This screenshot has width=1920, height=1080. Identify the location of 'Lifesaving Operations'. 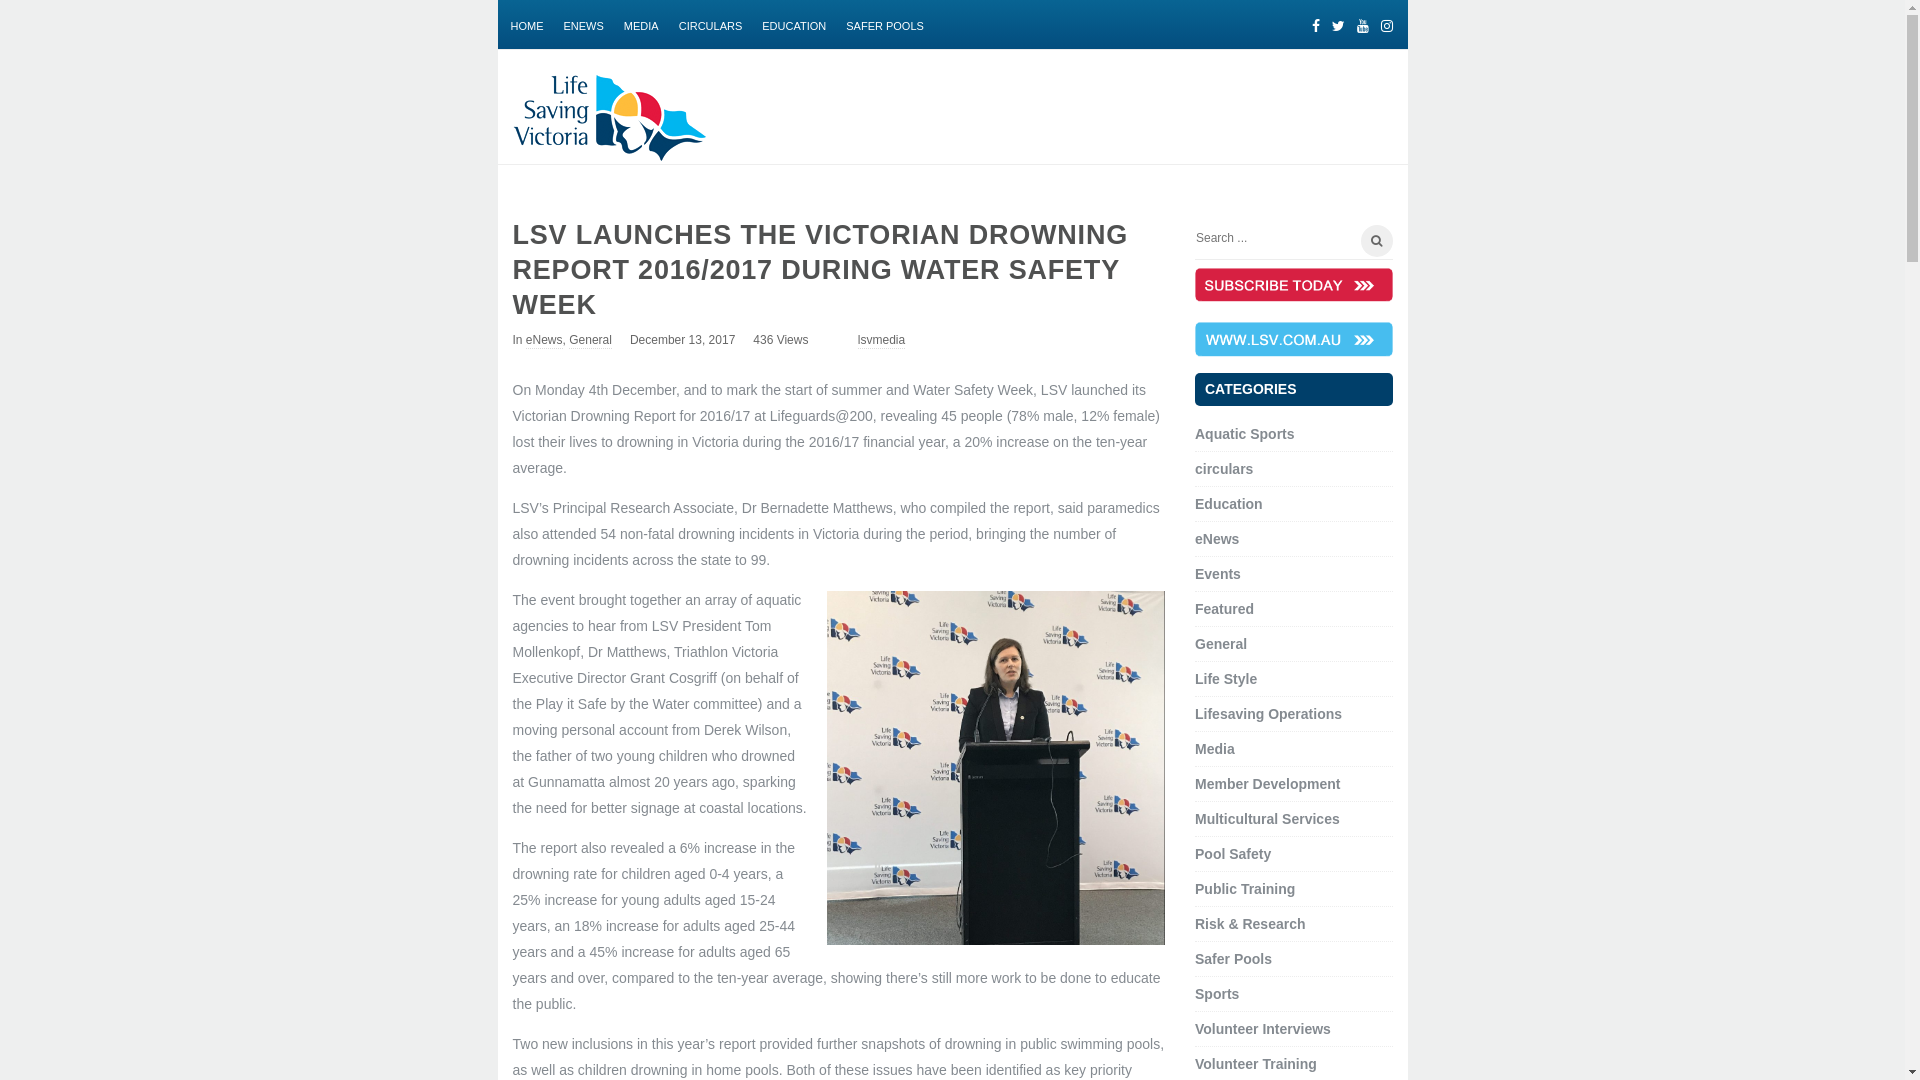
(1195, 712).